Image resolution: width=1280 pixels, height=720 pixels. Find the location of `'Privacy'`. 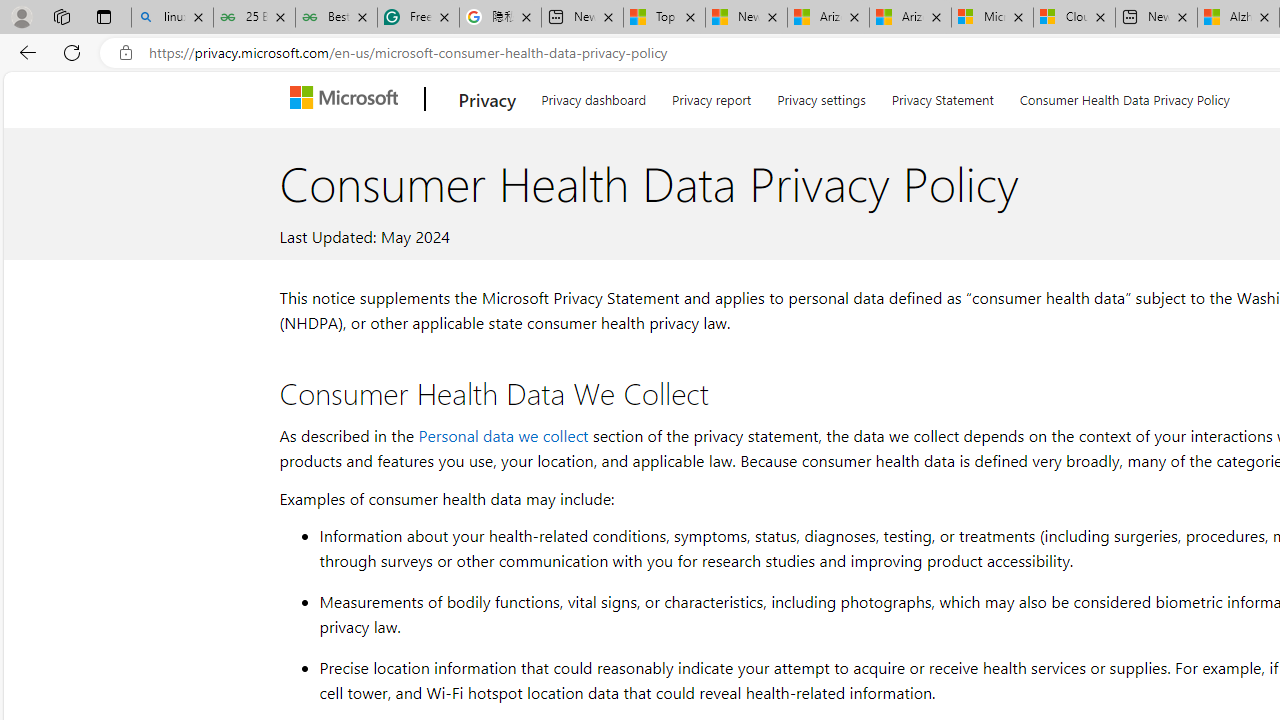

'Privacy' is located at coordinates (487, 99).